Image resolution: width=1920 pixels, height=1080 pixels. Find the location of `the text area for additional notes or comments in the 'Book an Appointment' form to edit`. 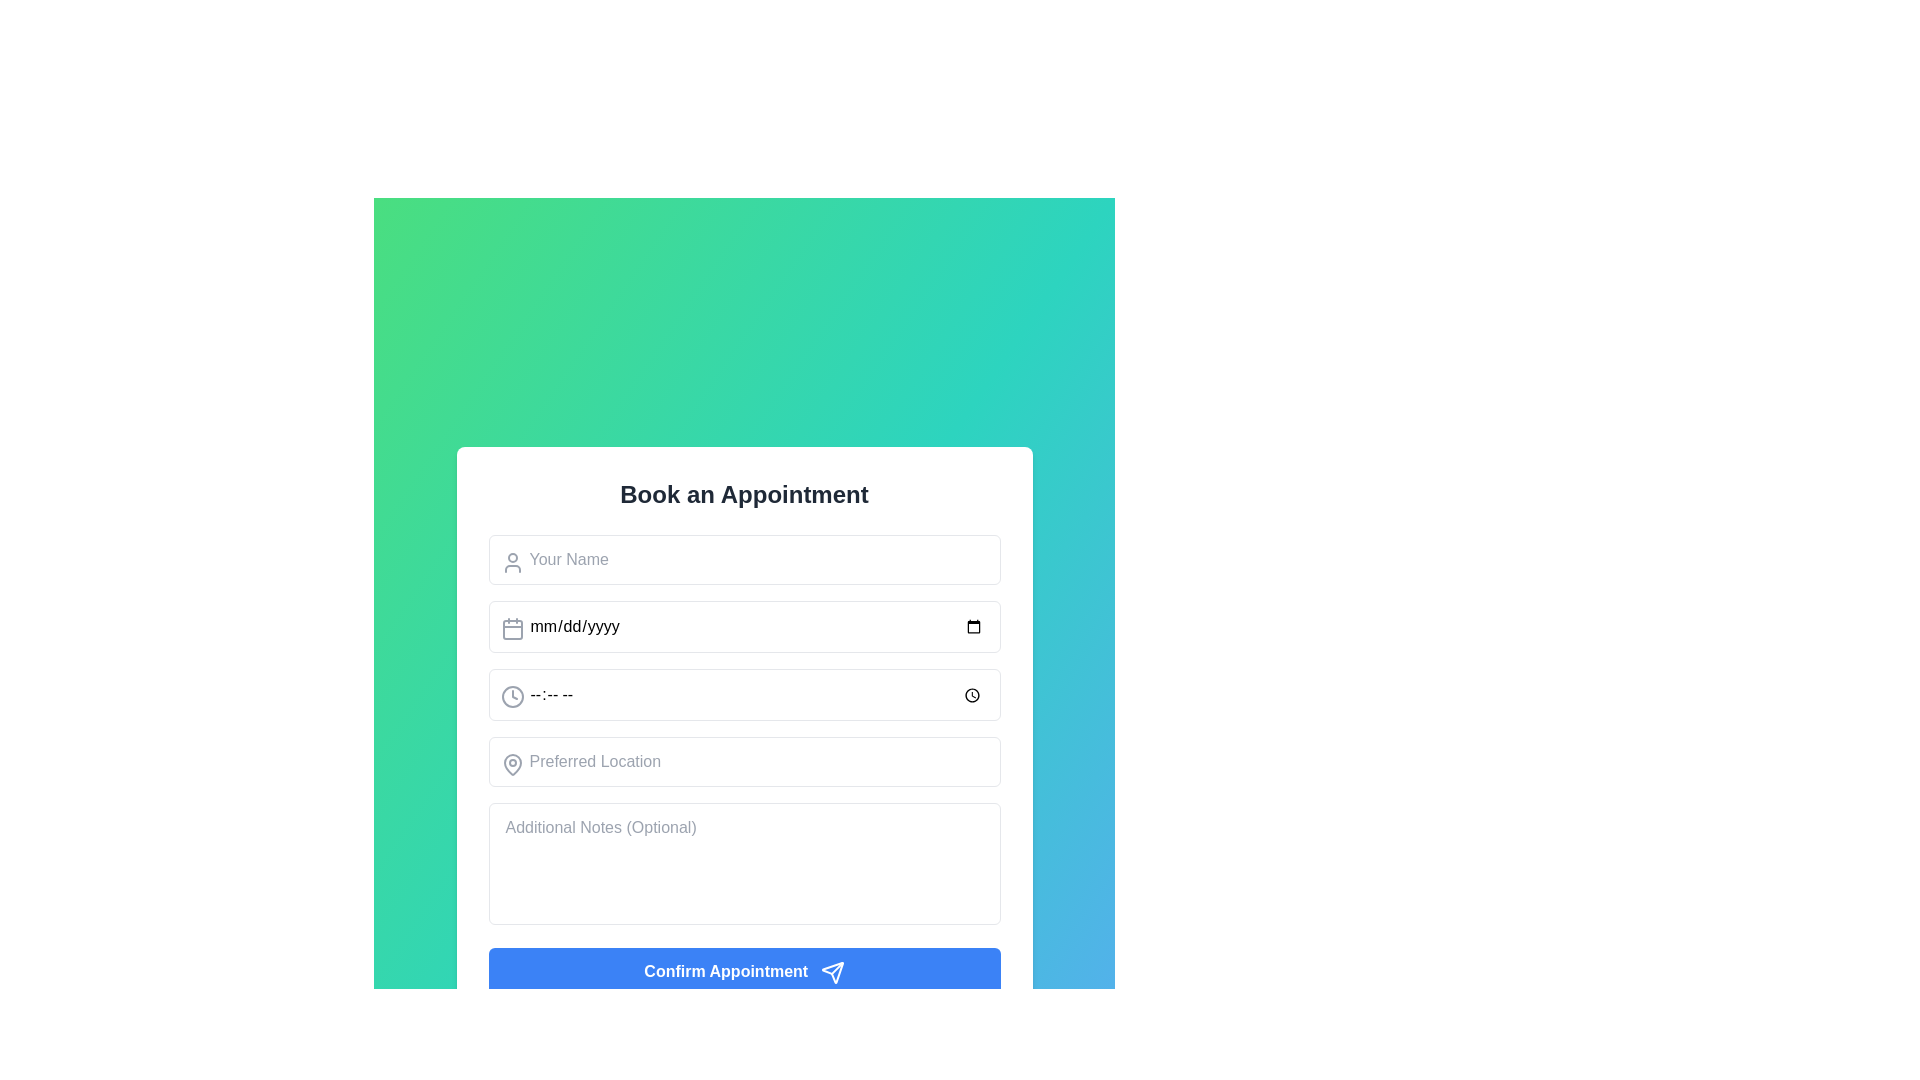

the text area for additional notes or comments in the 'Book an Appointment' form to edit is located at coordinates (743, 863).